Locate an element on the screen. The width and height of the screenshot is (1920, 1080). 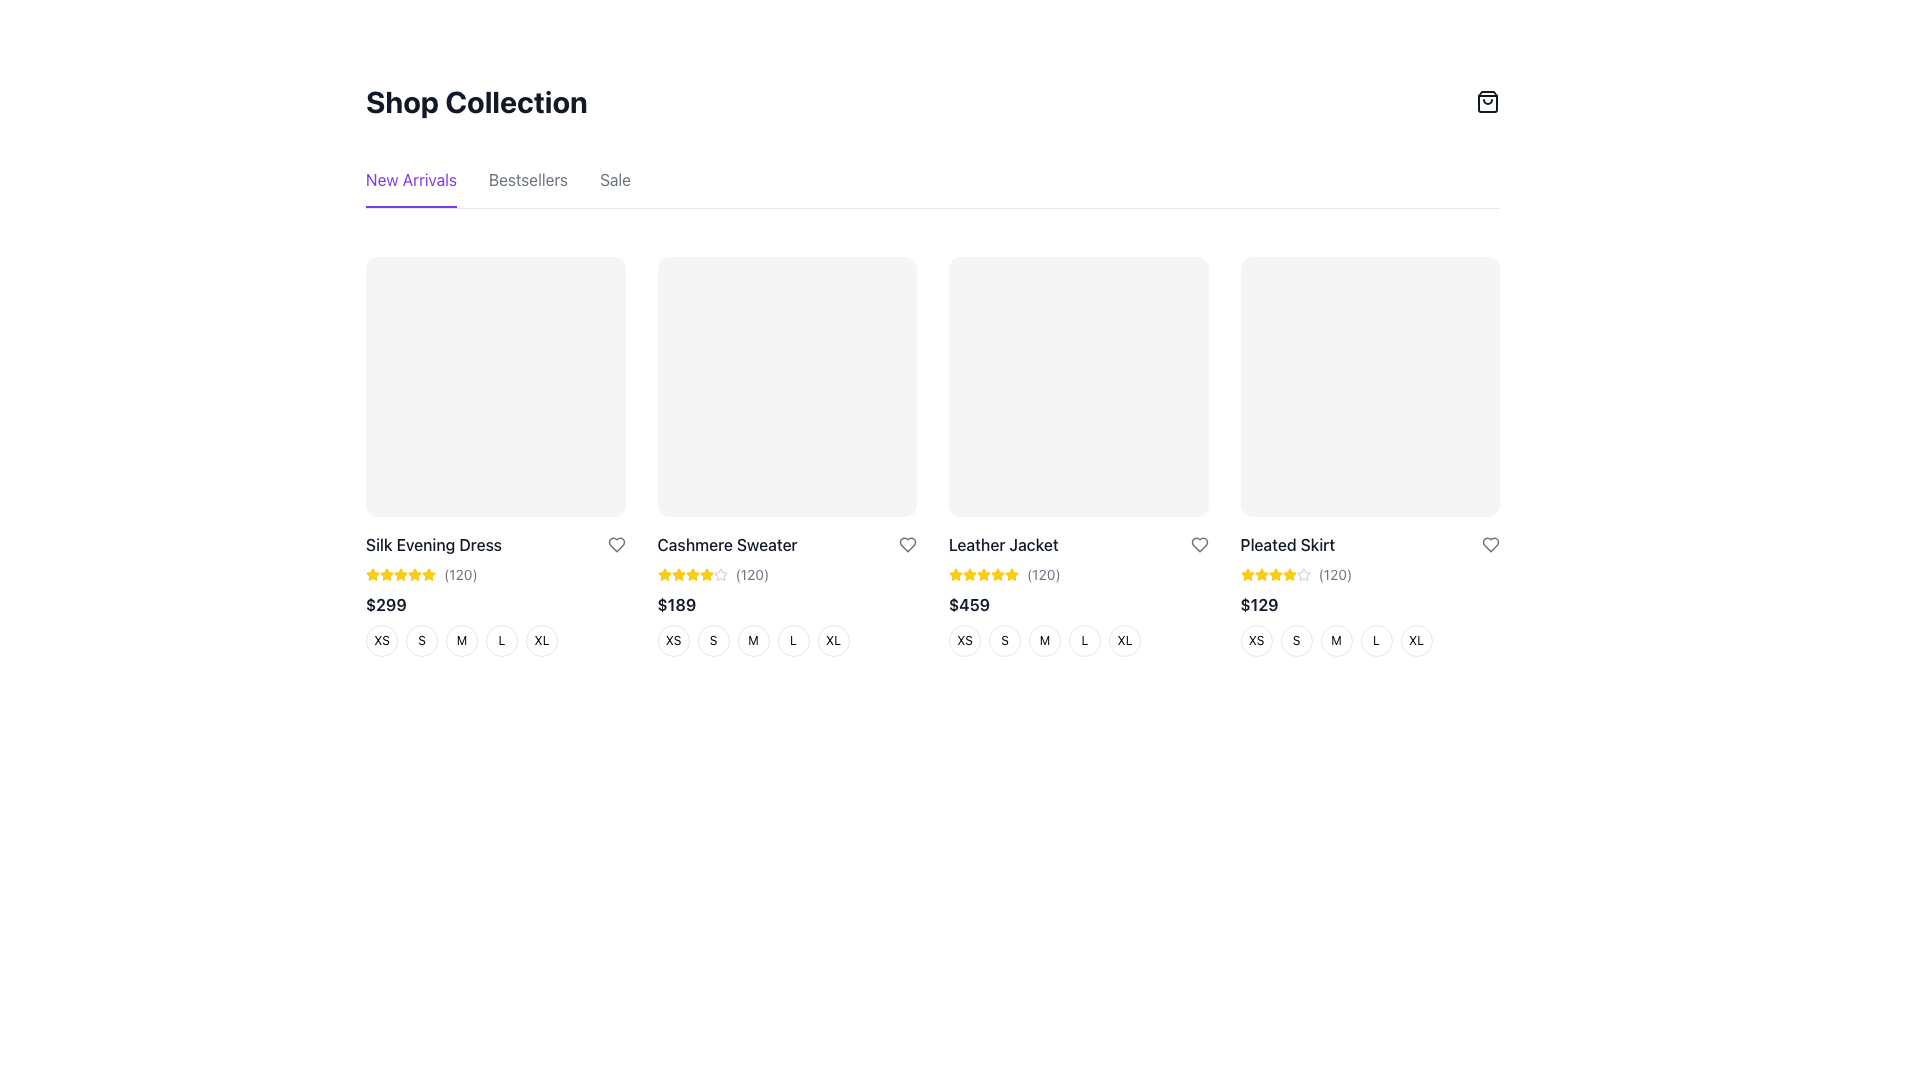
the fifth yellow star icon in the rating scale located under the 'Cashmere Sweater' product card is located at coordinates (692, 574).